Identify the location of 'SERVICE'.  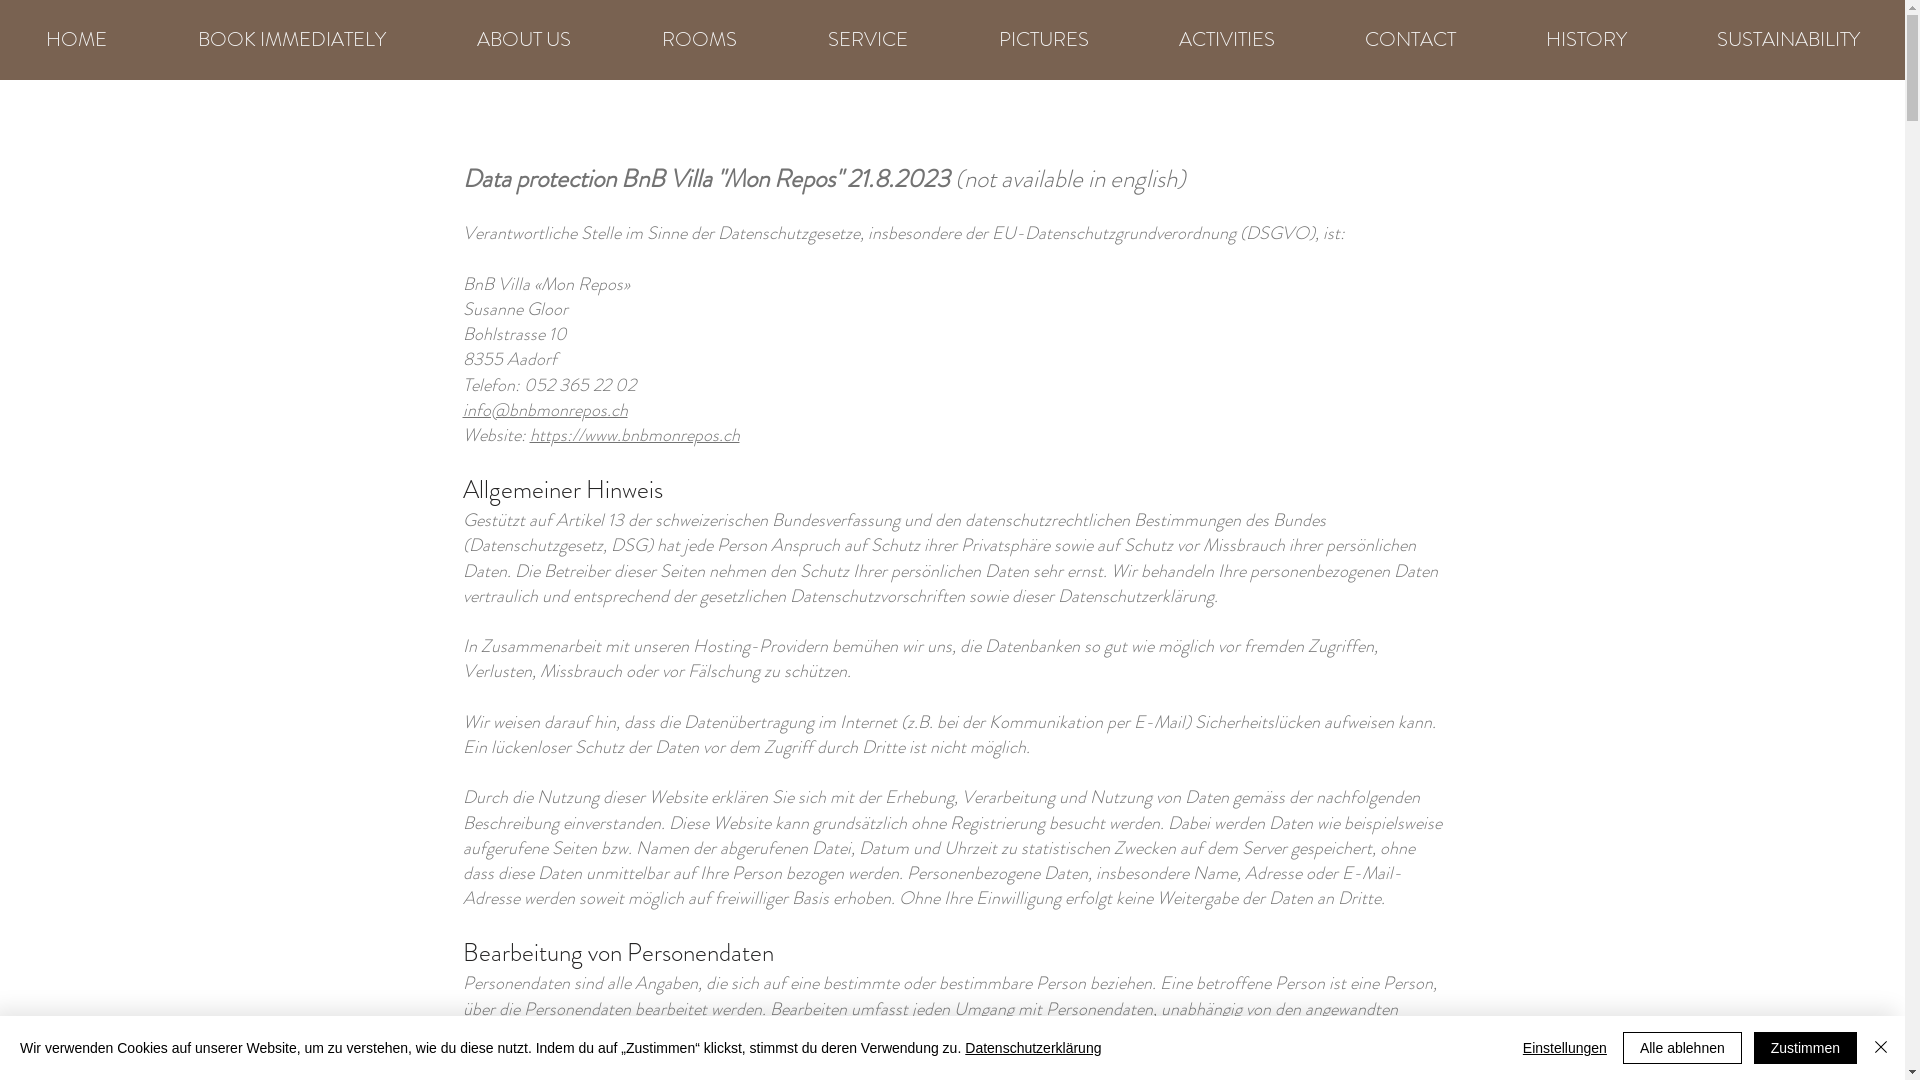
(867, 39).